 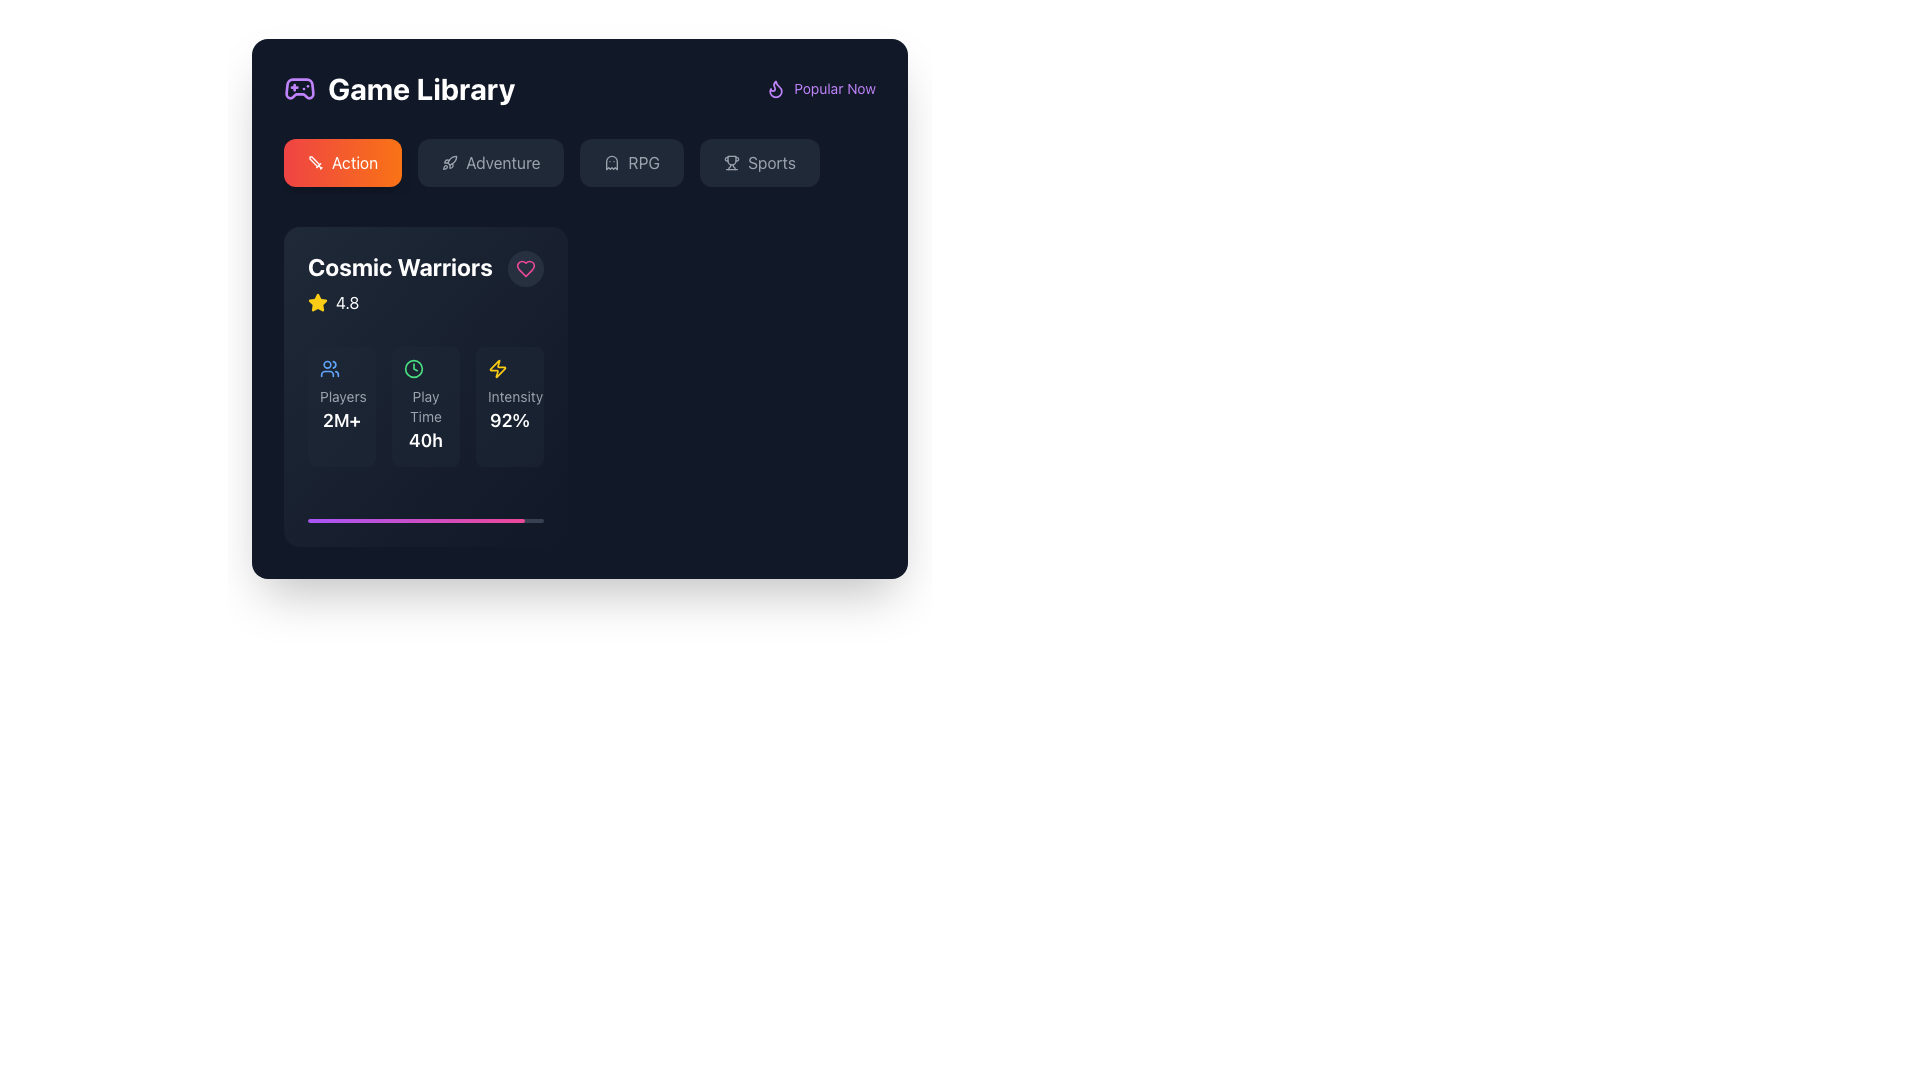 What do you see at coordinates (347, 303) in the screenshot?
I see `rating value displayed as '4.8' in white color, located to the right of a yellow star icon in the 'Cosmic Warriors' section` at bounding box center [347, 303].